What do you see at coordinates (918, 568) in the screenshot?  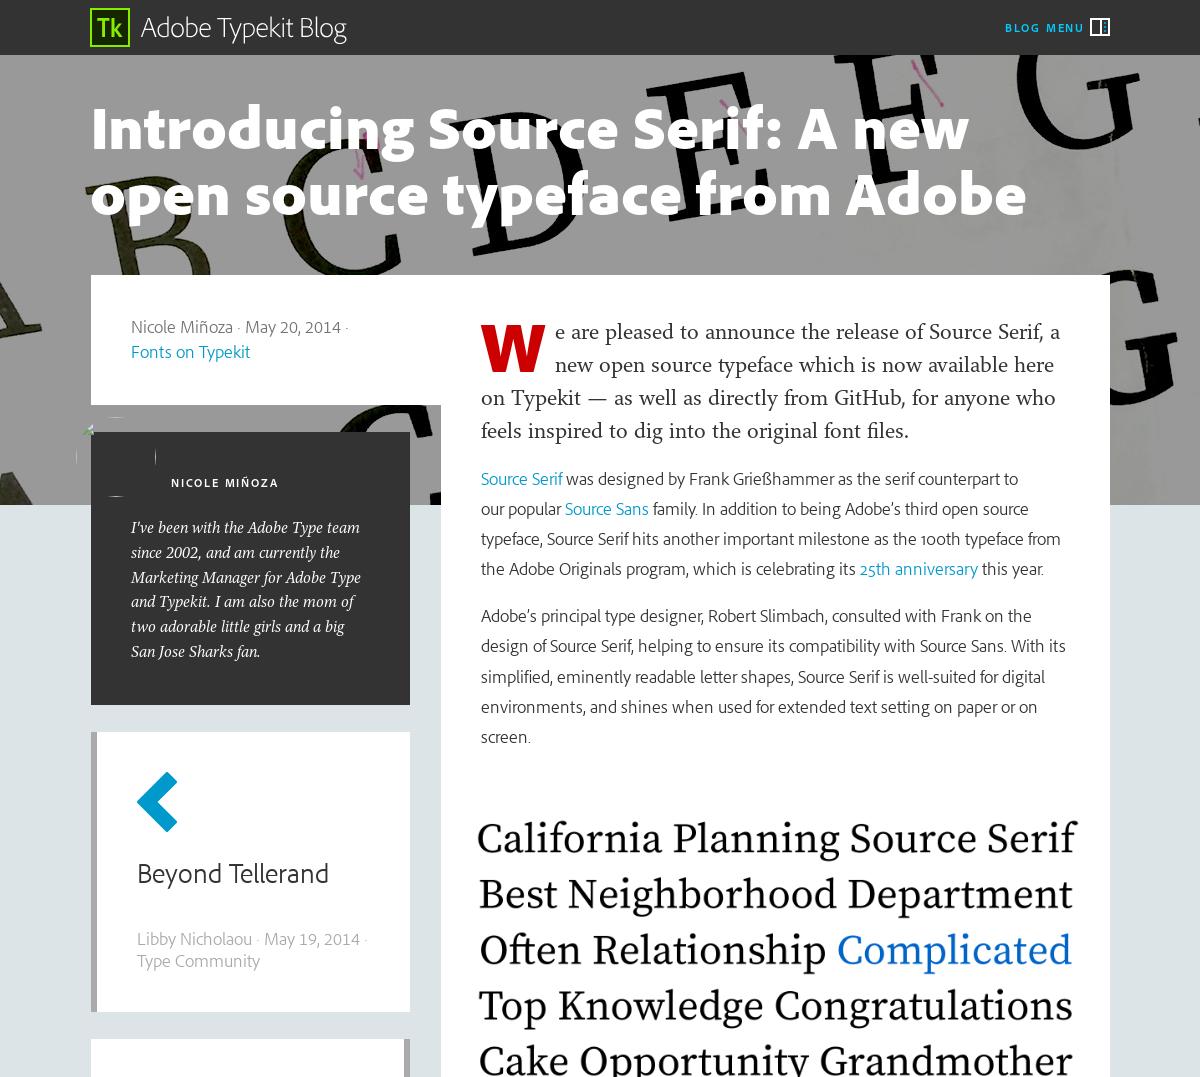 I see `'25th anniversary'` at bounding box center [918, 568].